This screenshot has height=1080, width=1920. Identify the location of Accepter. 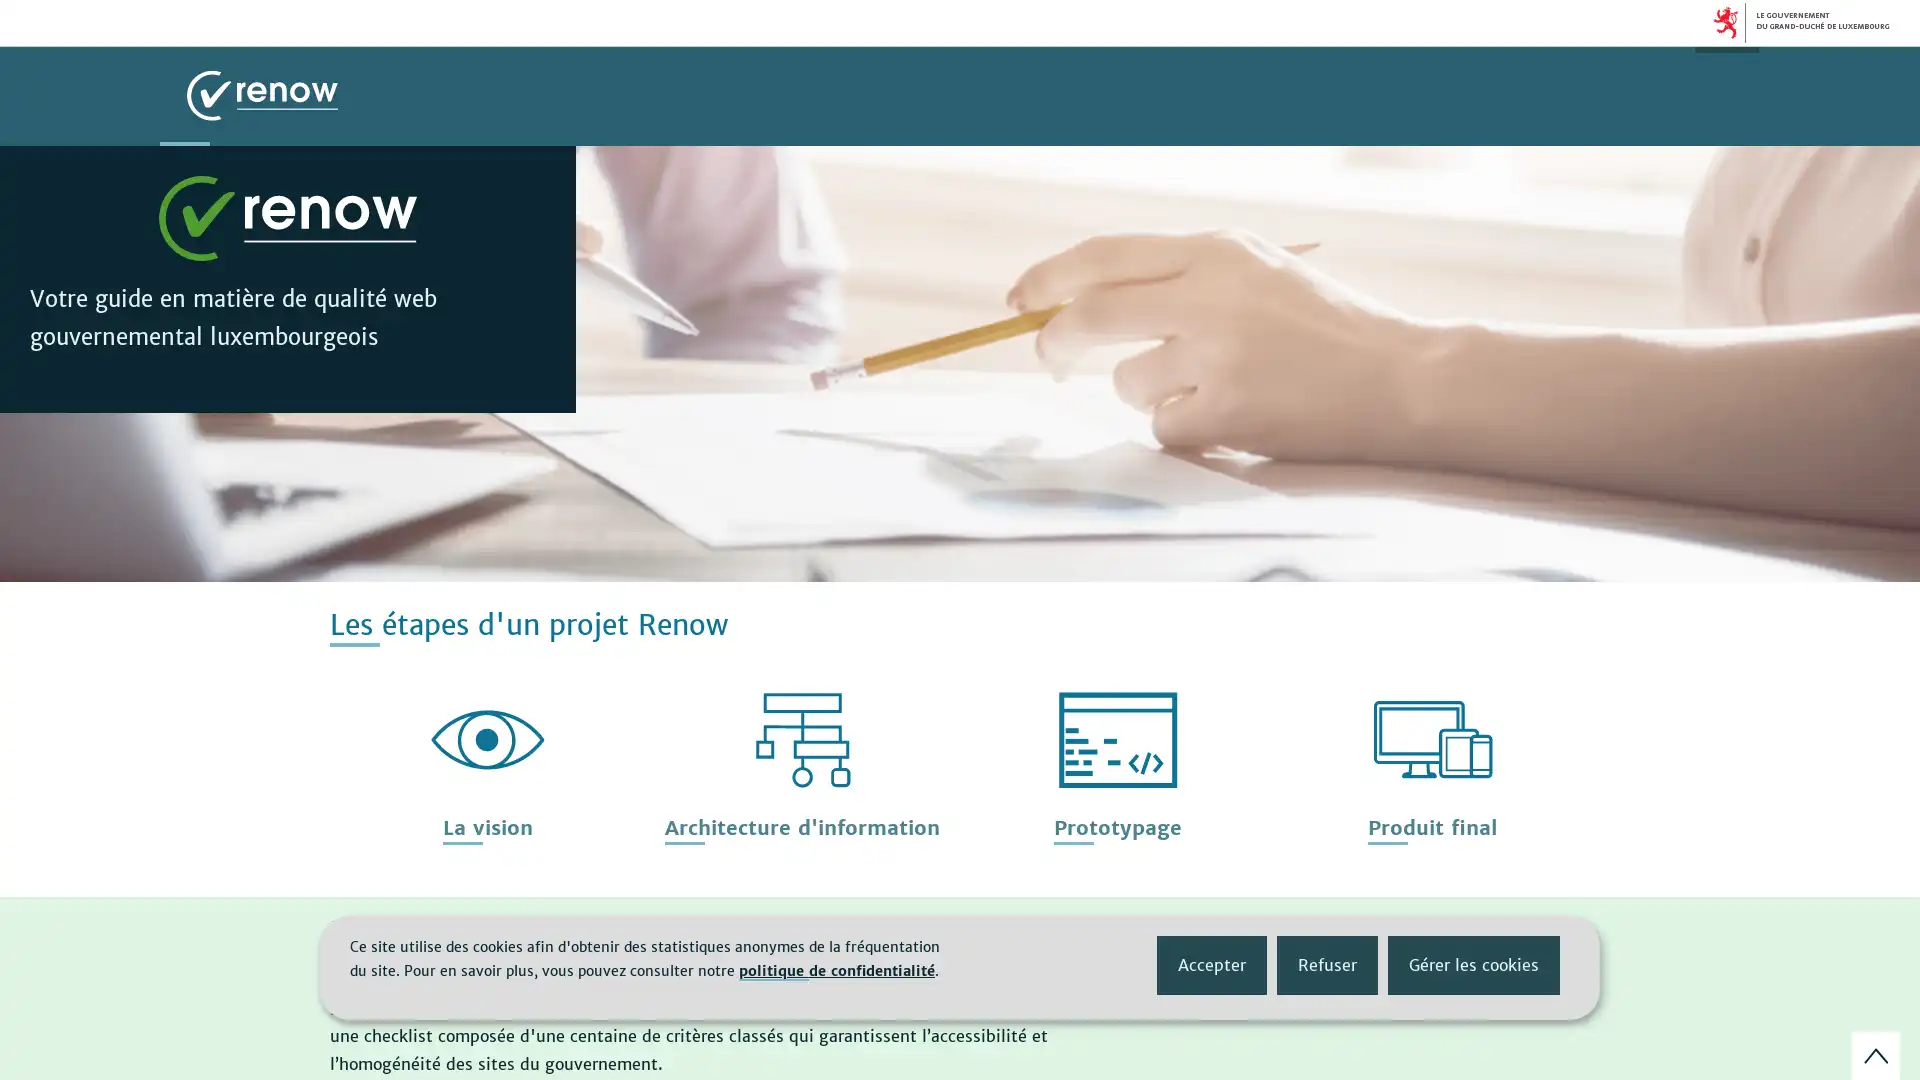
(1211, 963).